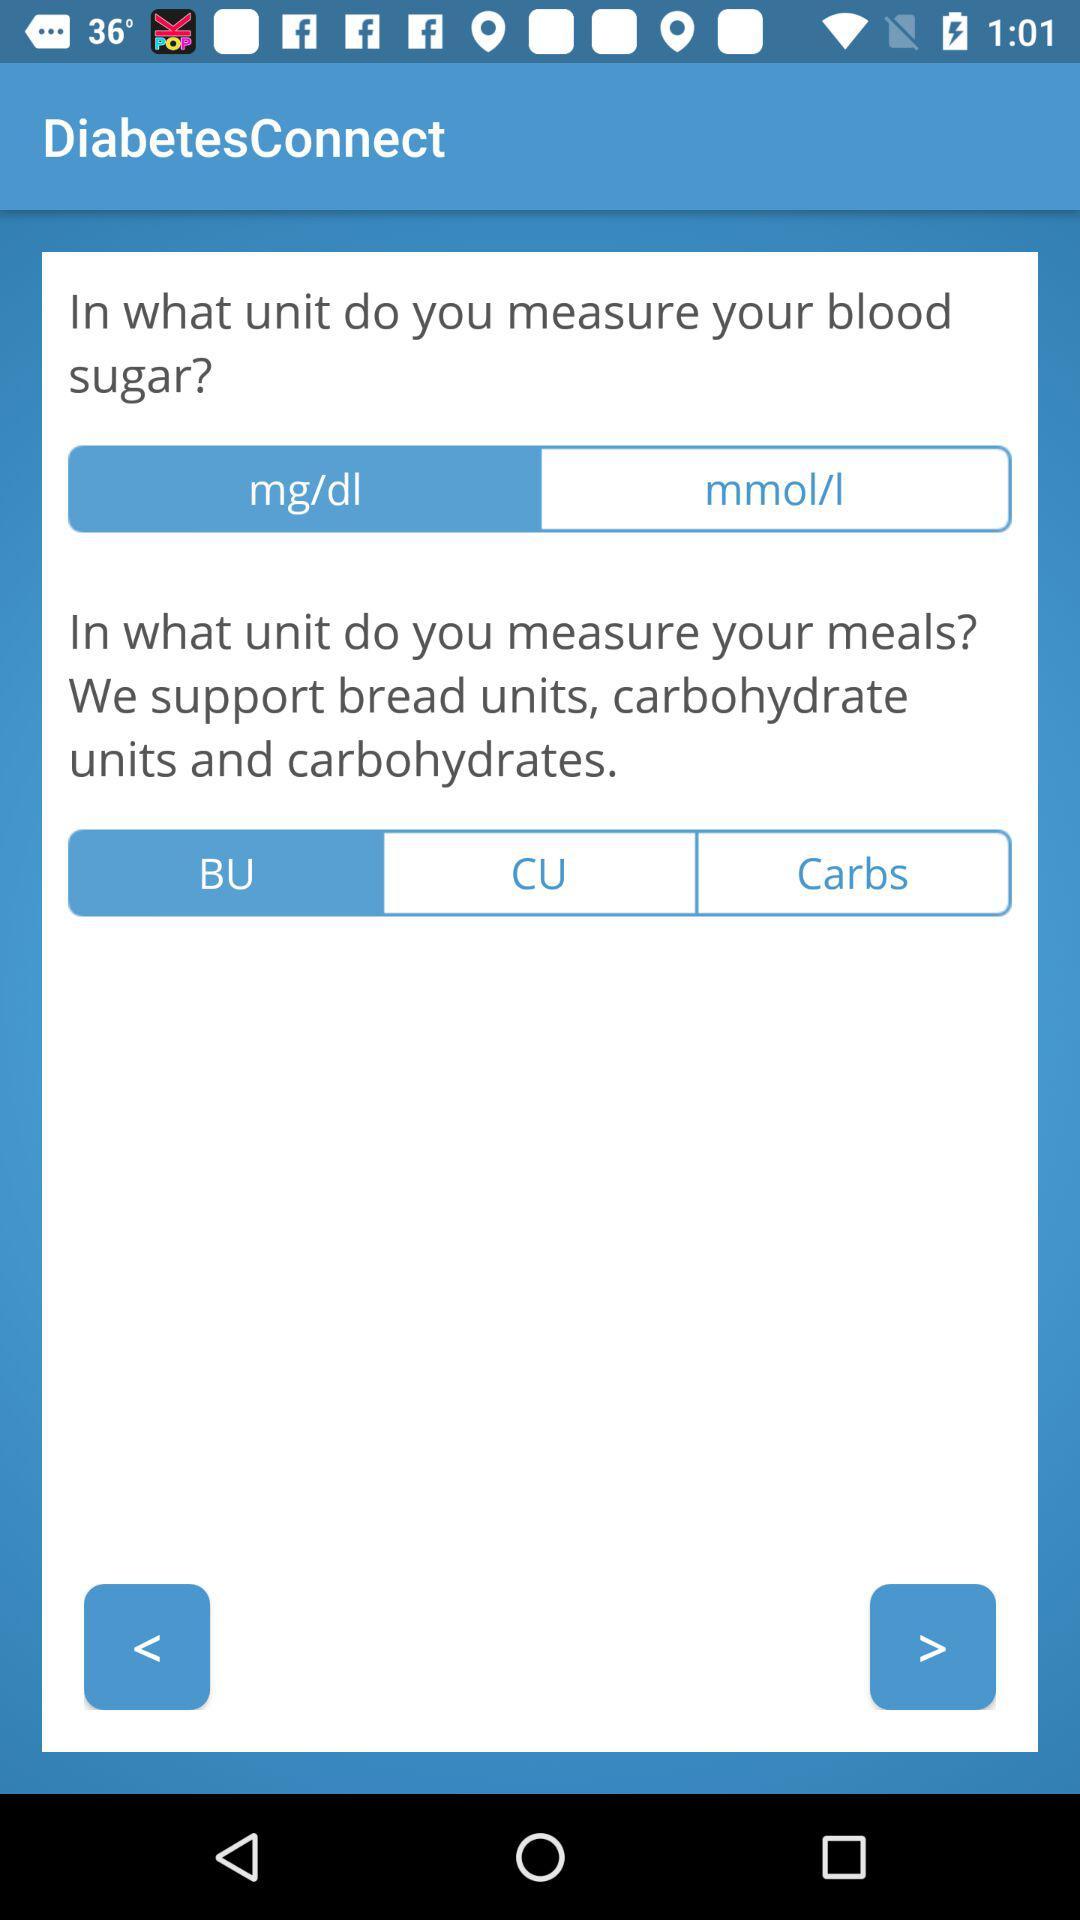 The image size is (1080, 1920). Describe the element at coordinates (933, 1646) in the screenshot. I see `the > at the bottom right corner` at that location.